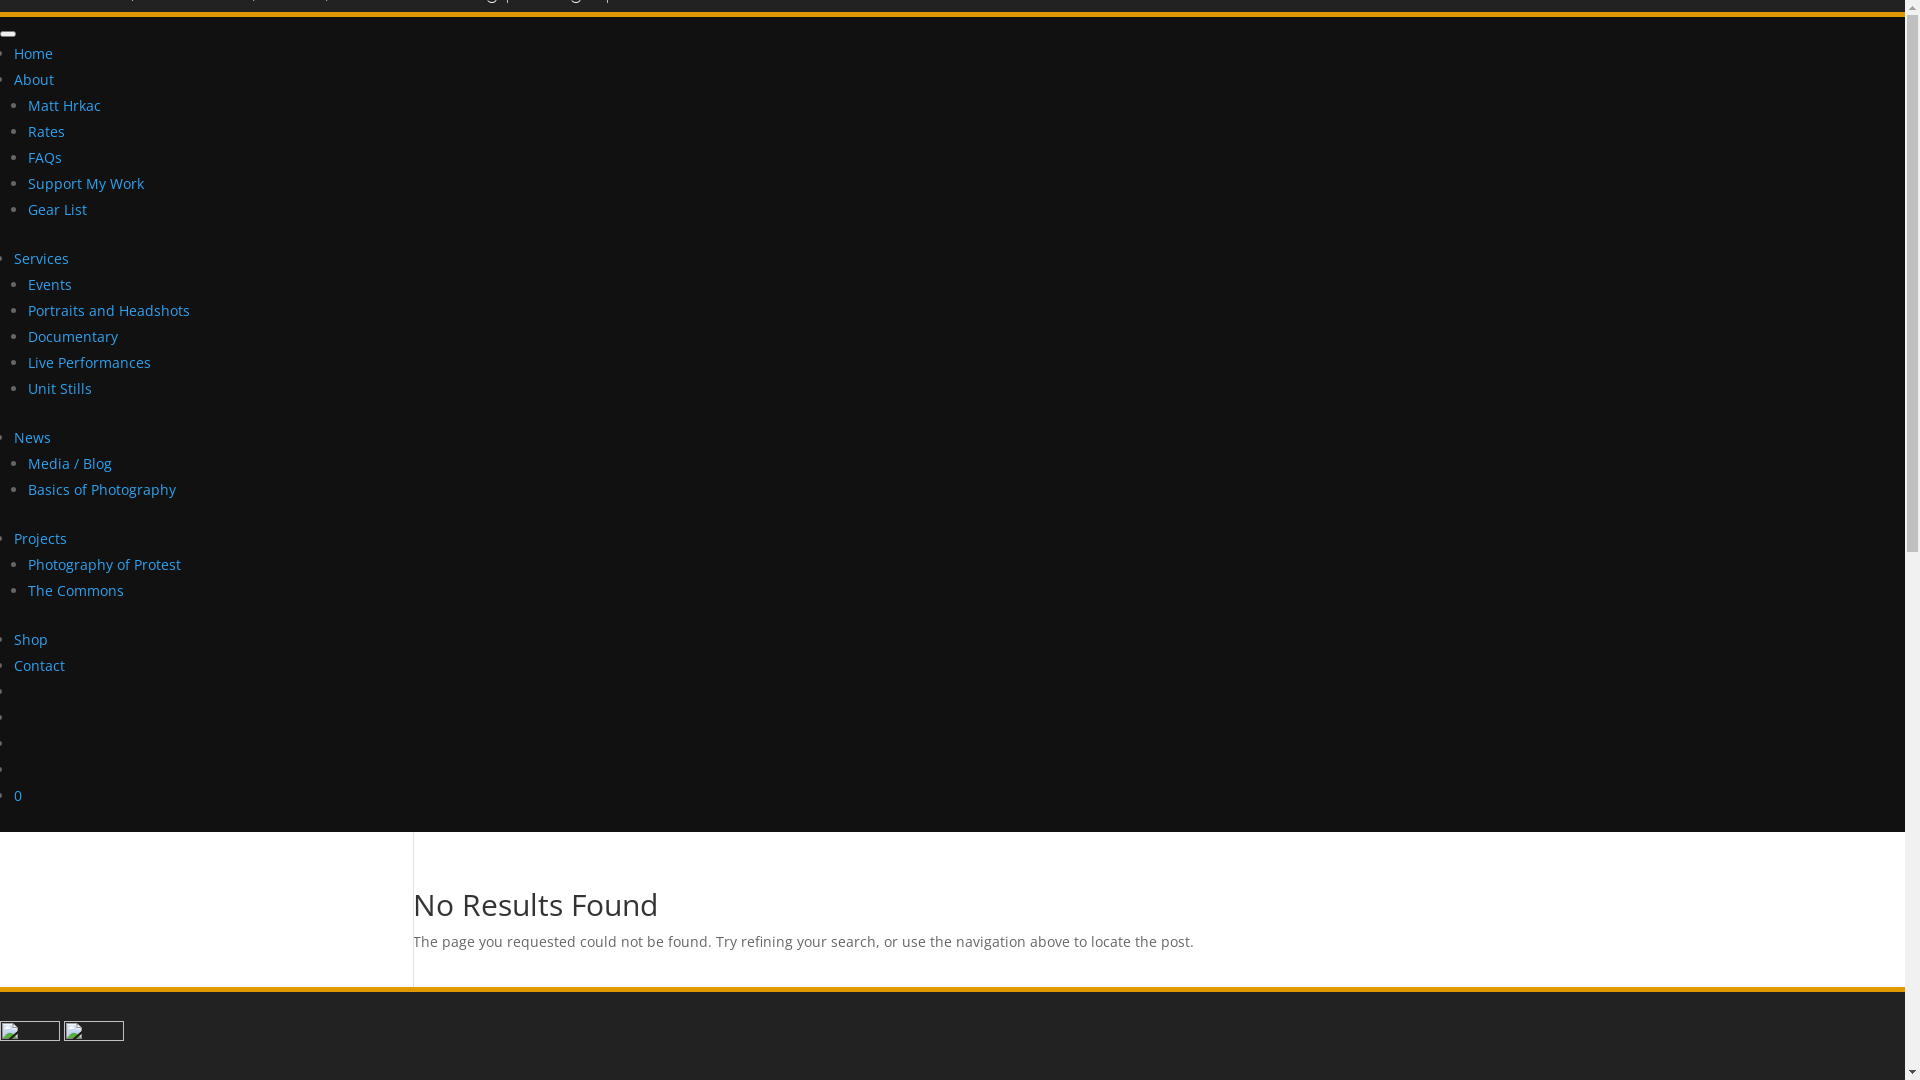 This screenshot has height=1080, width=1920. I want to click on 'Support My Work', so click(85, 183).